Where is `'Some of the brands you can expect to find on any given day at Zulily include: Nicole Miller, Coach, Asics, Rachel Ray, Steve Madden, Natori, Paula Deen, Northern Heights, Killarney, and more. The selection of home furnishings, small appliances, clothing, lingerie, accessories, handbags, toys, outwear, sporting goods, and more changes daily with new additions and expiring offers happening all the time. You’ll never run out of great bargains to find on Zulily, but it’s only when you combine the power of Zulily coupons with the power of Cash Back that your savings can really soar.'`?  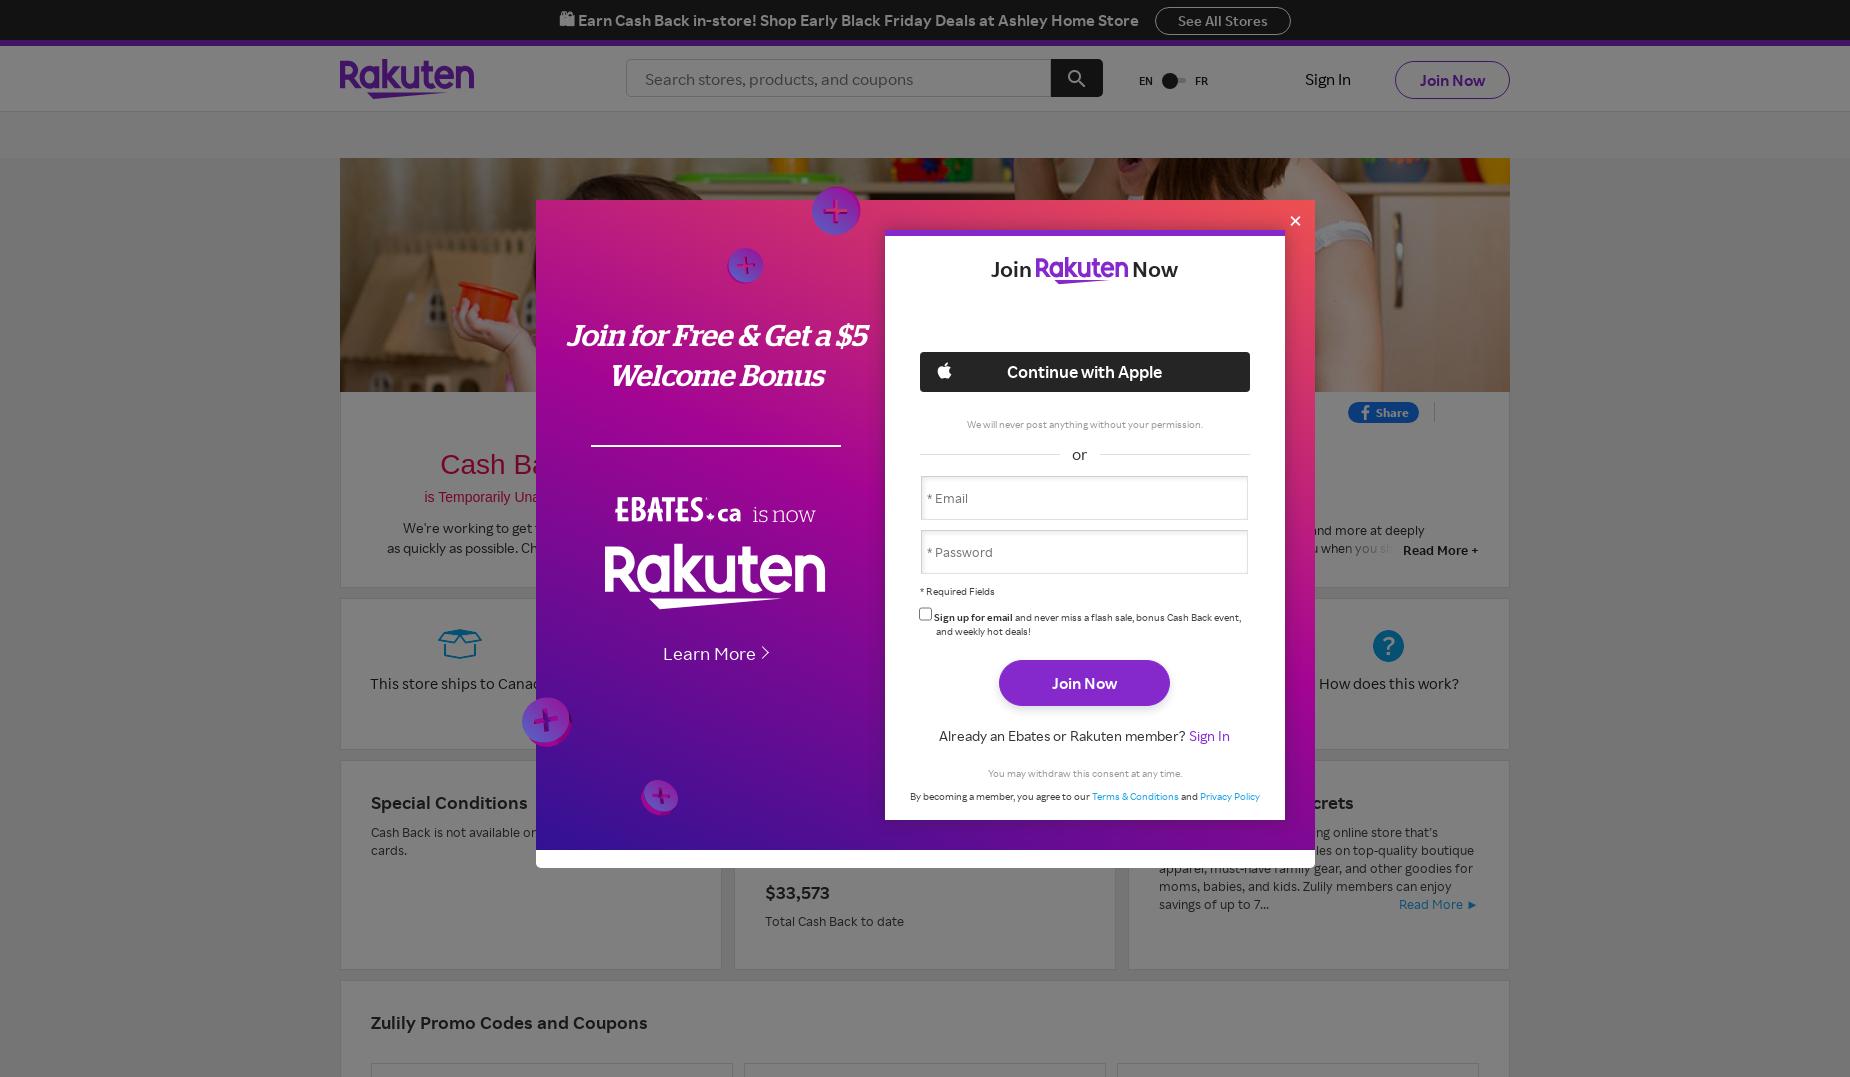
'Some of the brands you can expect to find on any given day at Zulily include: Nicole Miller, Coach, Asics, Rachel Ray, Steve Madden, Natori, Paula Deen, Northern Heights, Killarney, and more. The selection of home furnishings, small appliances, clothing, lingerie, accessories, handbags, toys, outwear, sporting goods, and more changes daily with new additions and expiring offers happening all the time. You’ll never run out of great bargains to find on Zulily, but it’s only when you combine the power of Zulily coupons with the power of Cash Back that your savings can really soar.' is located at coordinates (1075, 728).